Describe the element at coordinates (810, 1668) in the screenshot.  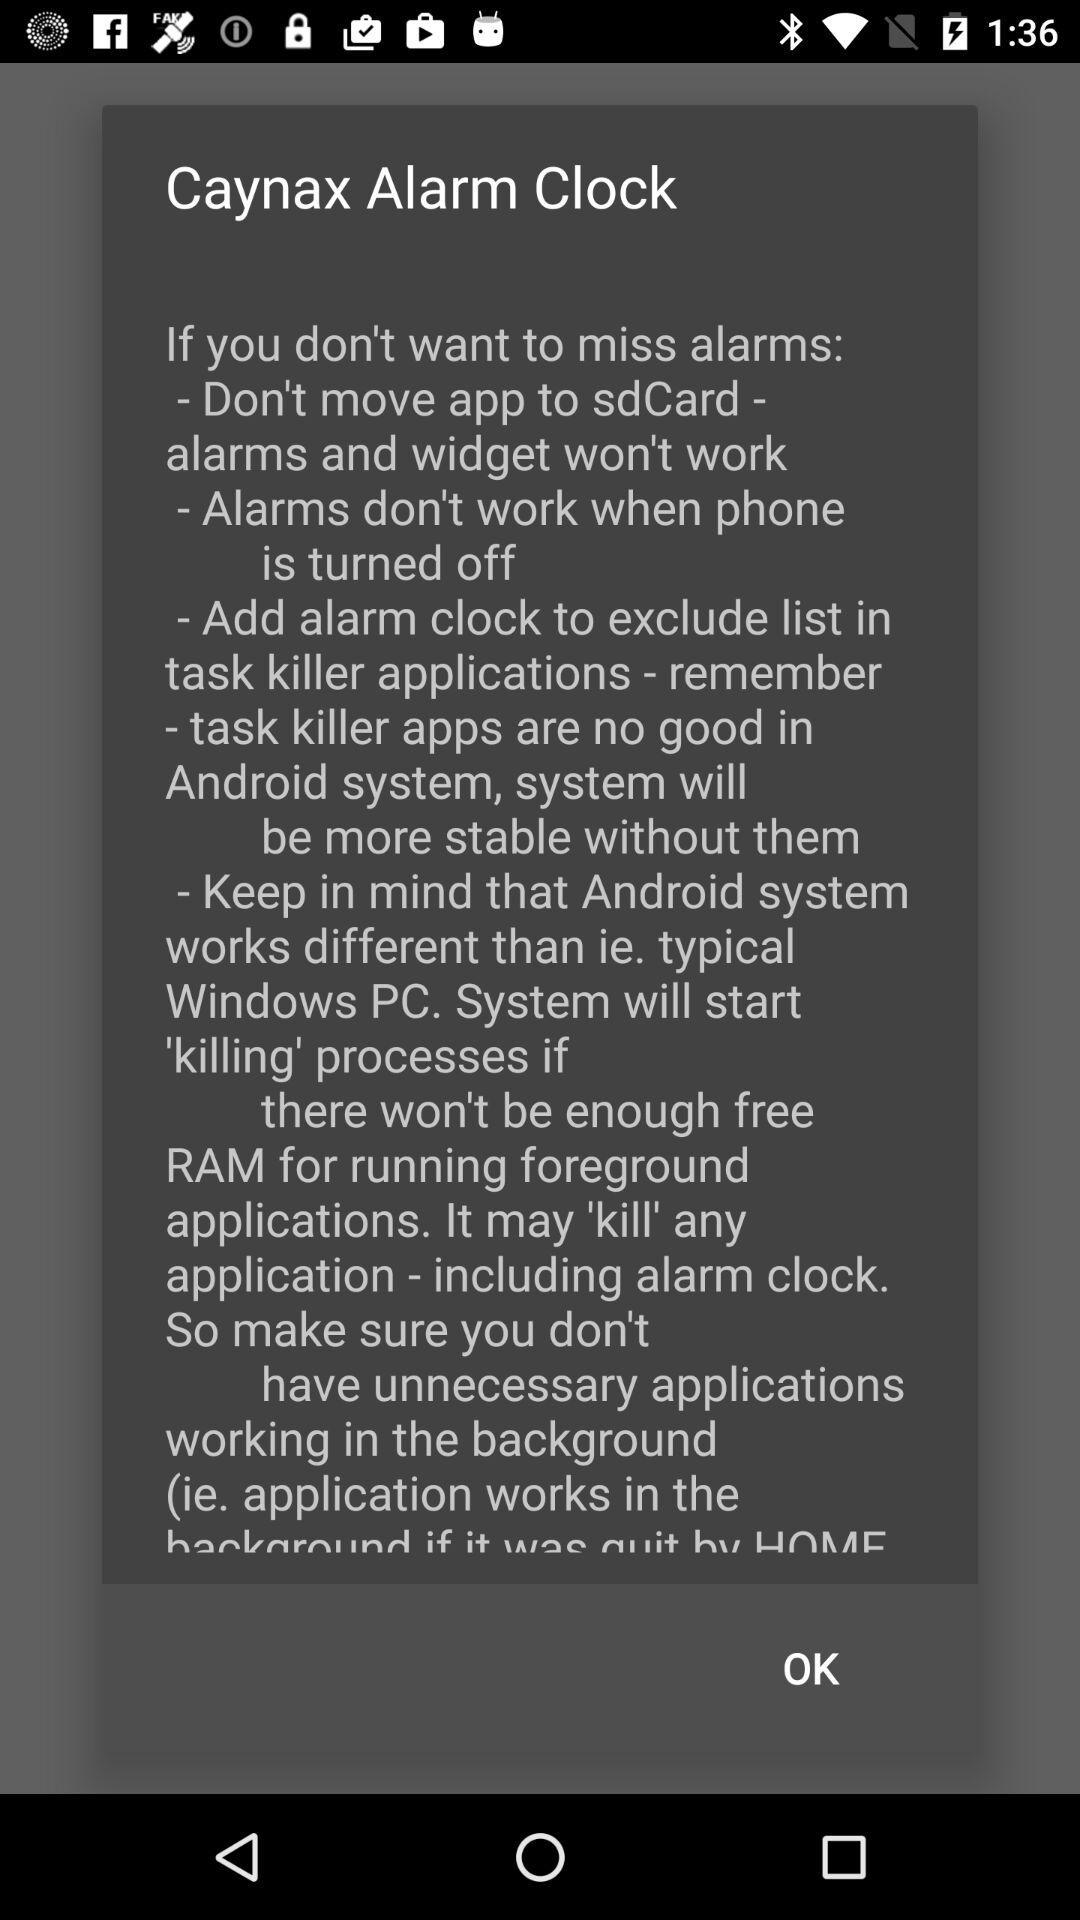
I see `the icon below the if you don` at that location.